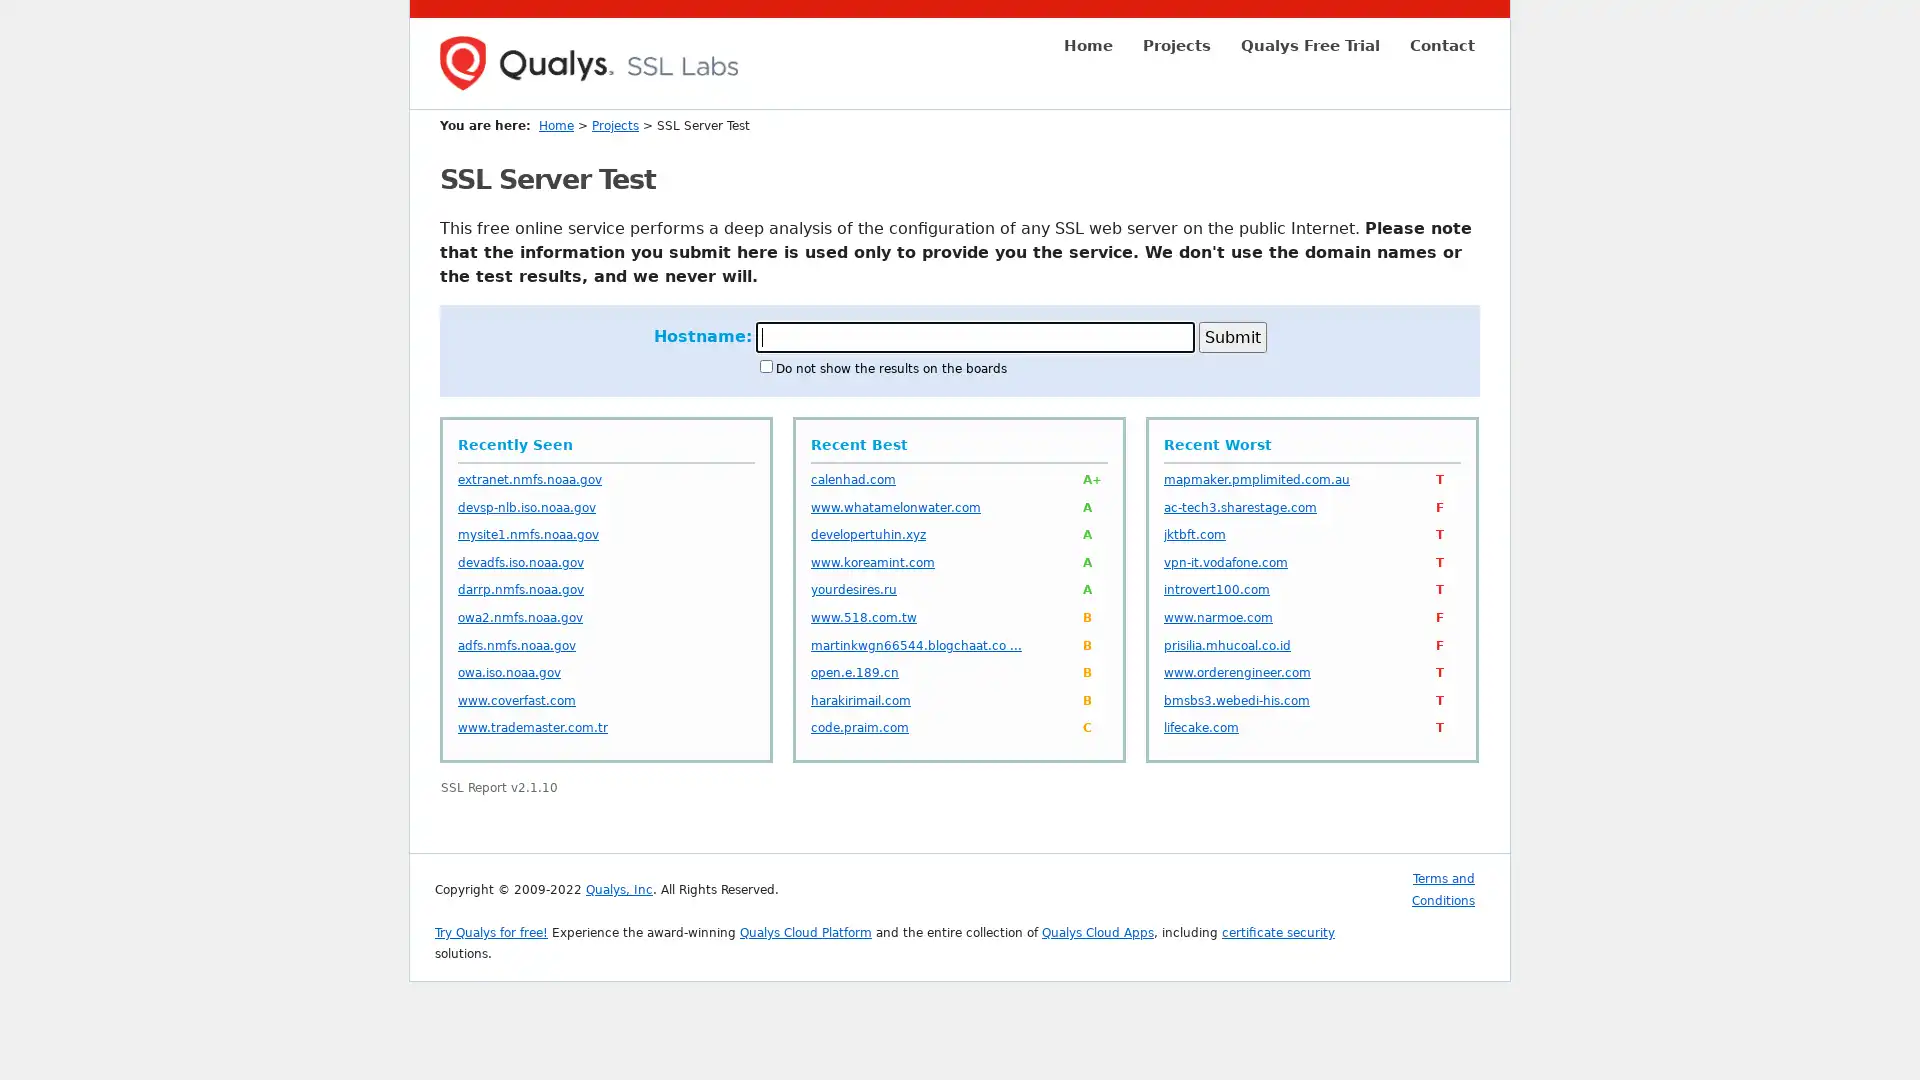  Describe the element at coordinates (1231, 335) in the screenshot. I see `Submit` at that location.